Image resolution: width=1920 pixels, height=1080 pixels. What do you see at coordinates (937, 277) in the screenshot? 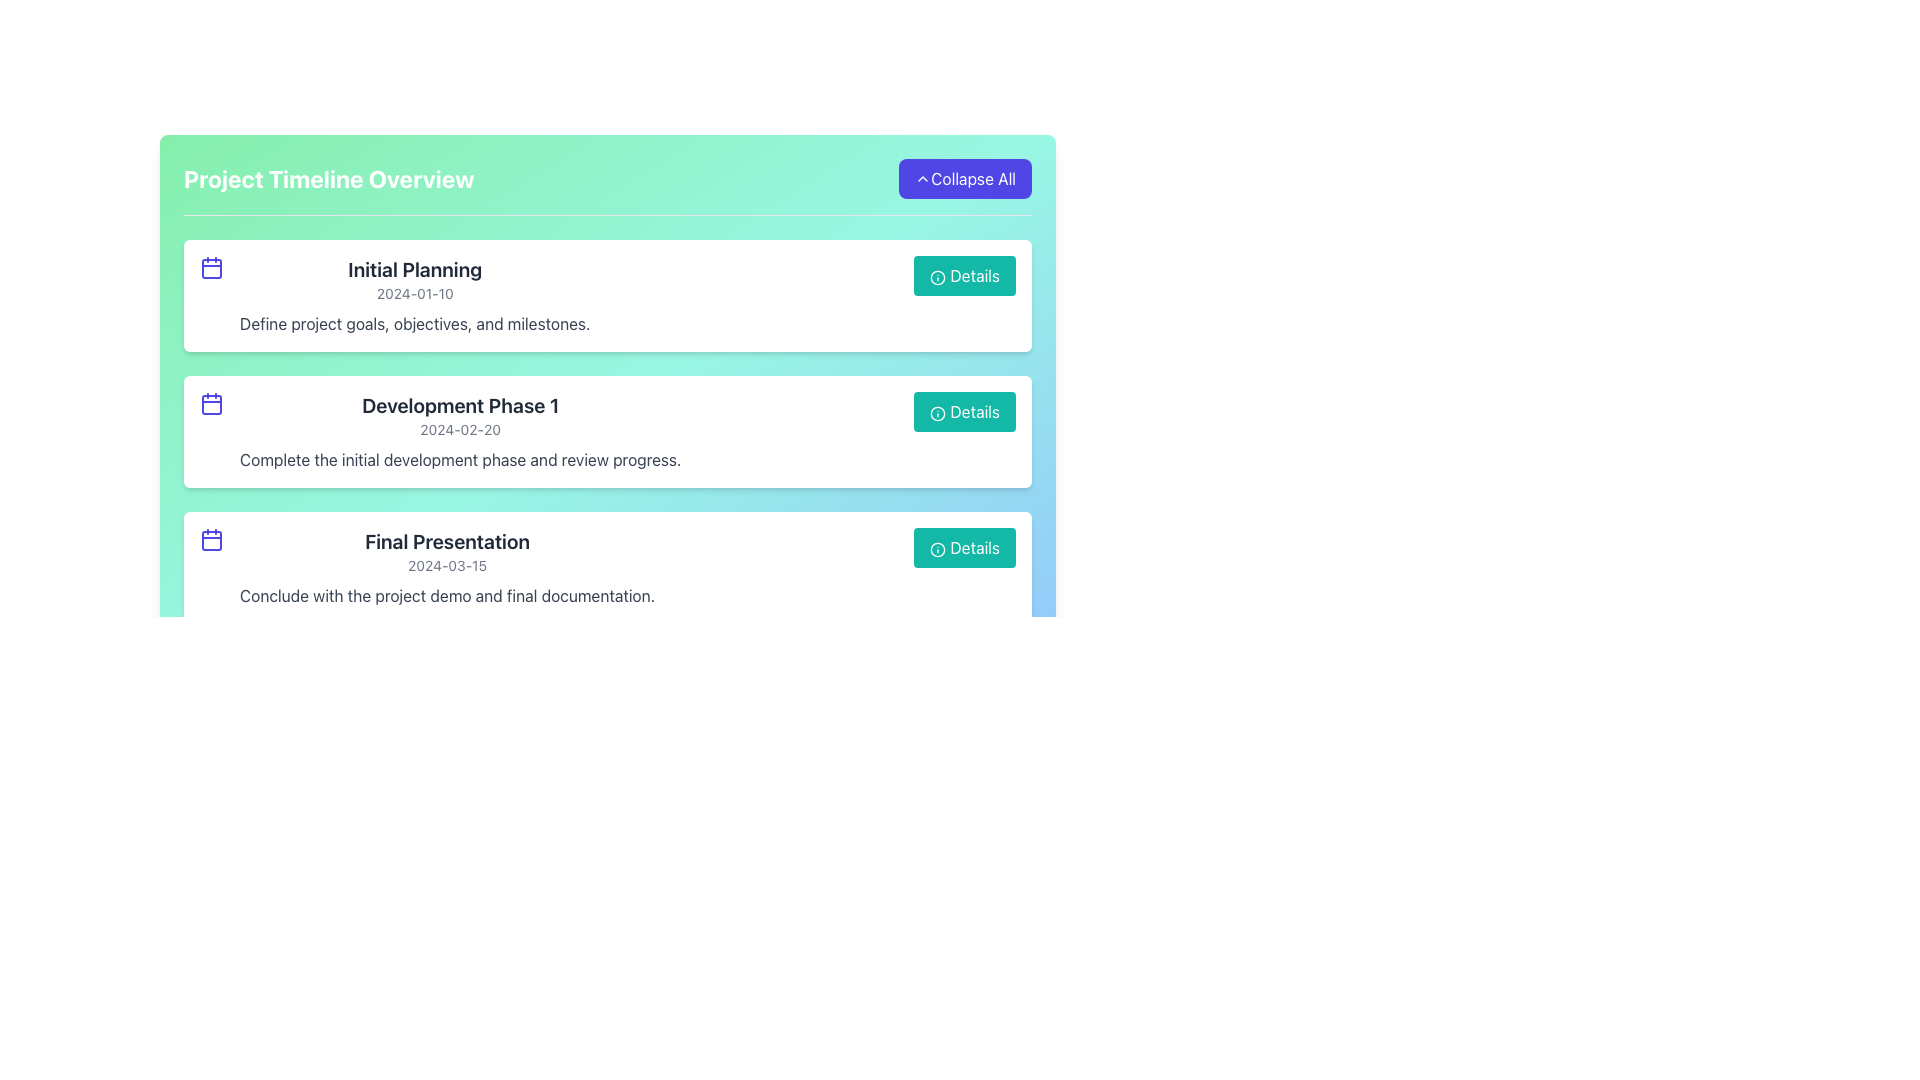
I see `the green outlined circular SVG element contained within the 'Details' button of the first timeline item, 'Initial Planning'` at bounding box center [937, 277].